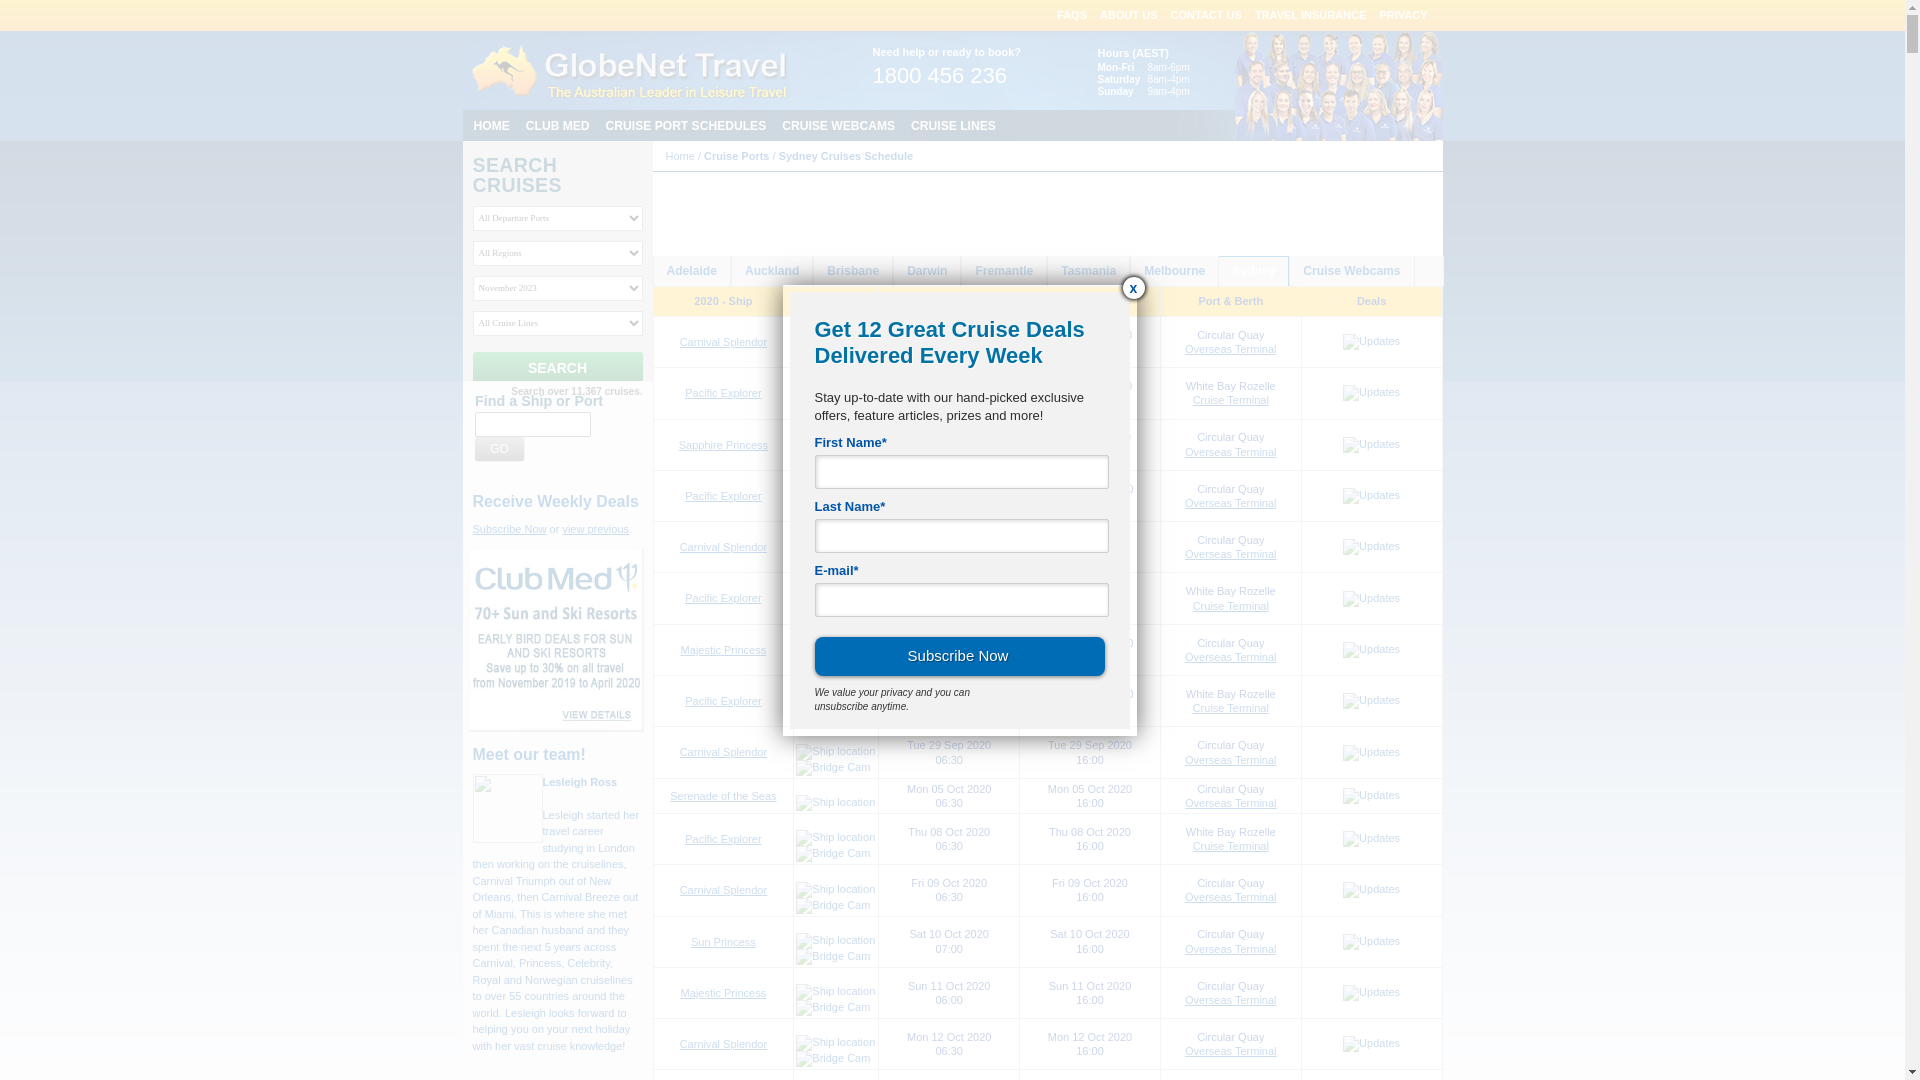  I want to click on 'Overseas Terminal', so click(1229, 947).